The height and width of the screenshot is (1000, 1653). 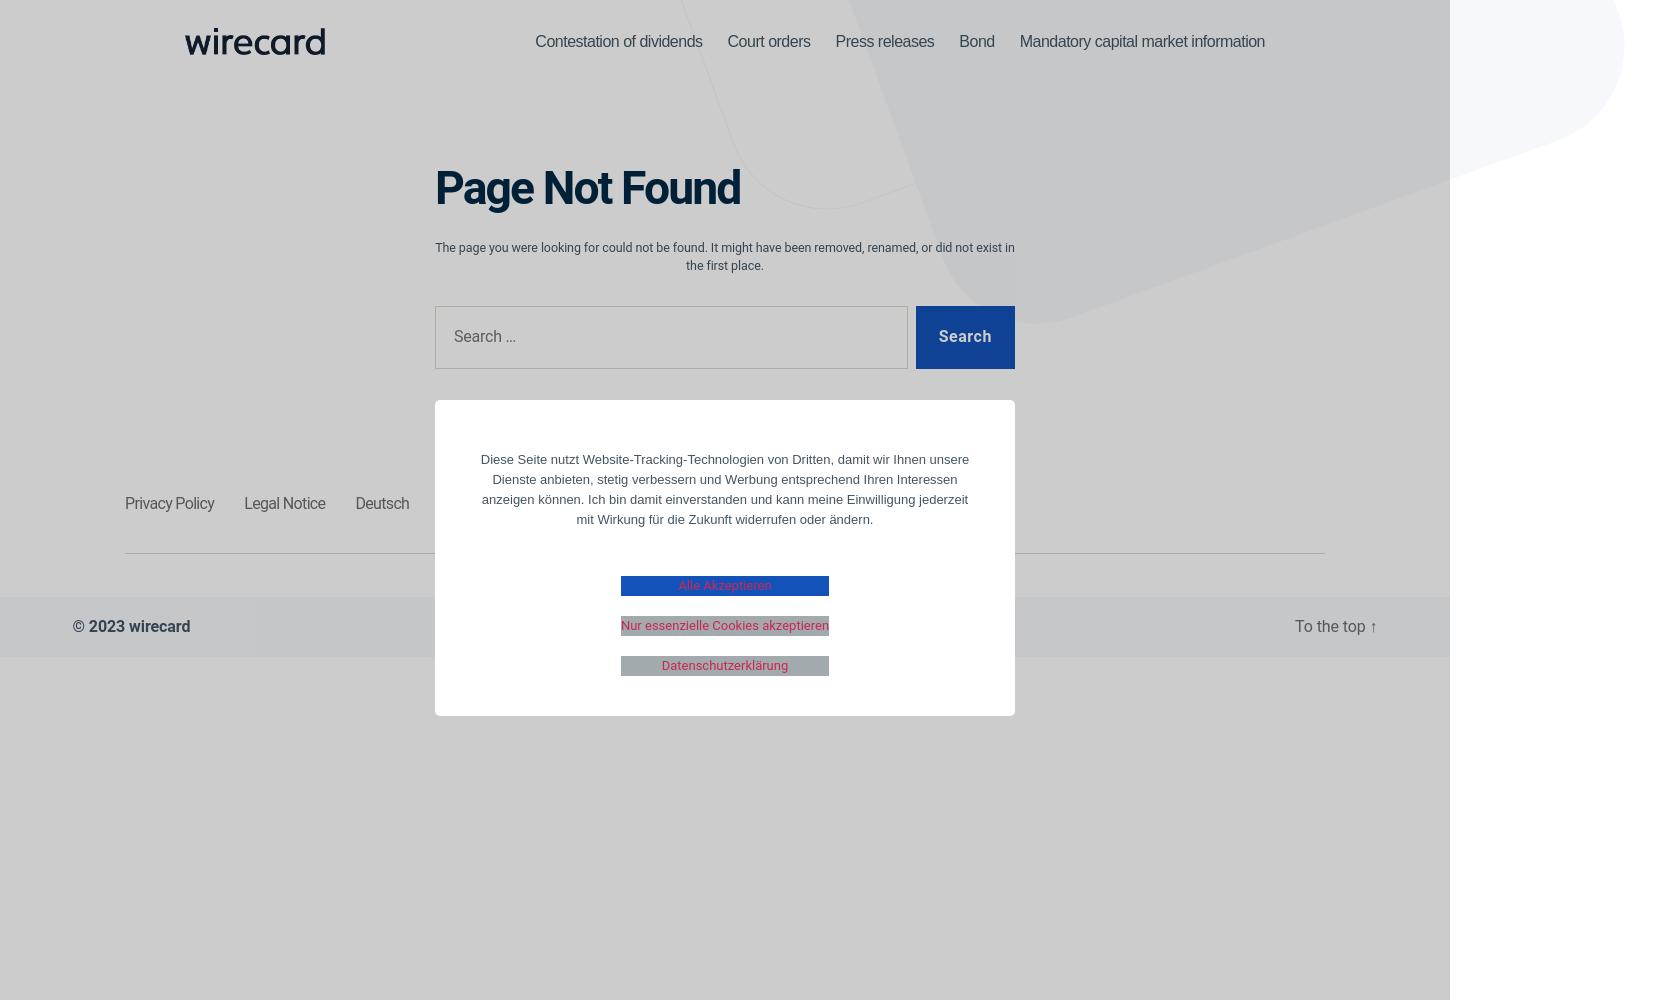 What do you see at coordinates (99, 625) in the screenshot?
I see `'©
							2023'` at bounding box center [99, 625].